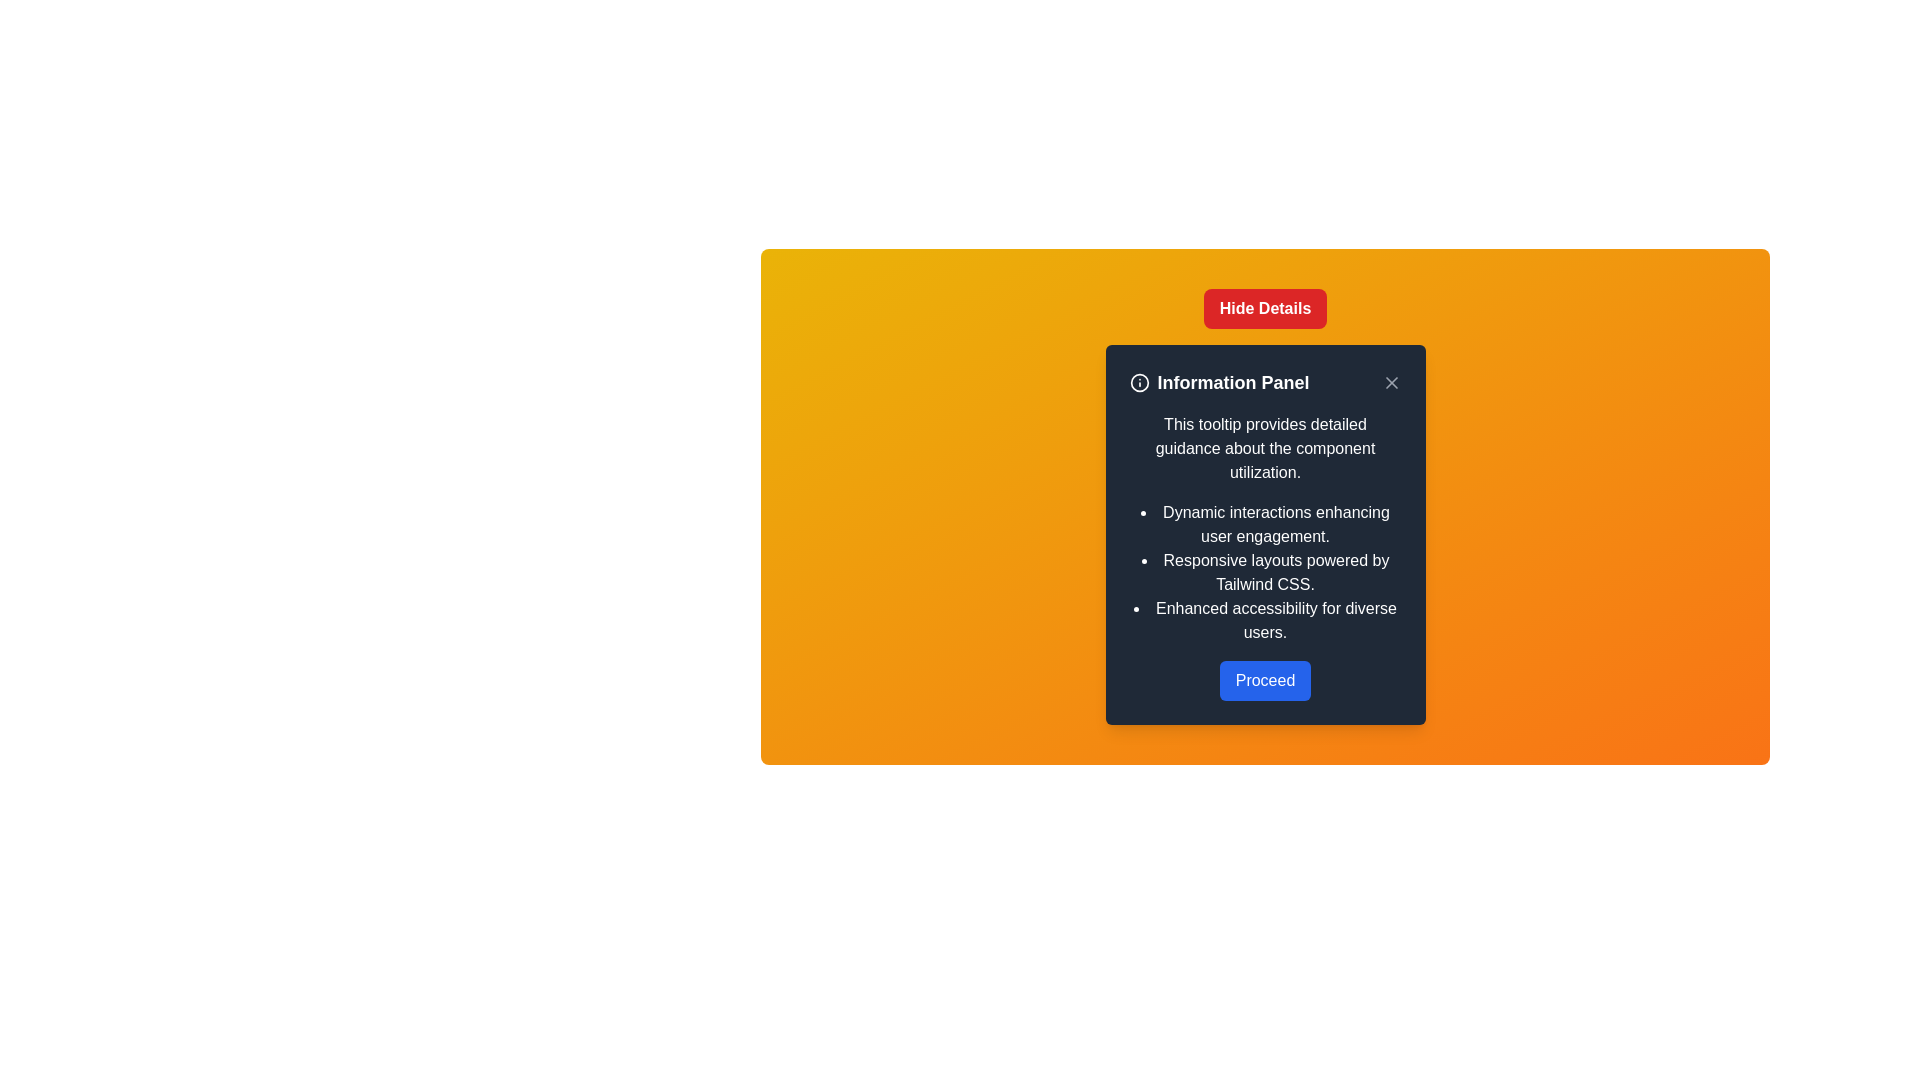 The image size is (1920, 1080). What do you see at coordinates (1264, 680) in the screenshot?
I see `the 'Proceed' button with white text on a blue background located at the bottom center of the 'Information Panel'` at bounding box center [1264, 680].